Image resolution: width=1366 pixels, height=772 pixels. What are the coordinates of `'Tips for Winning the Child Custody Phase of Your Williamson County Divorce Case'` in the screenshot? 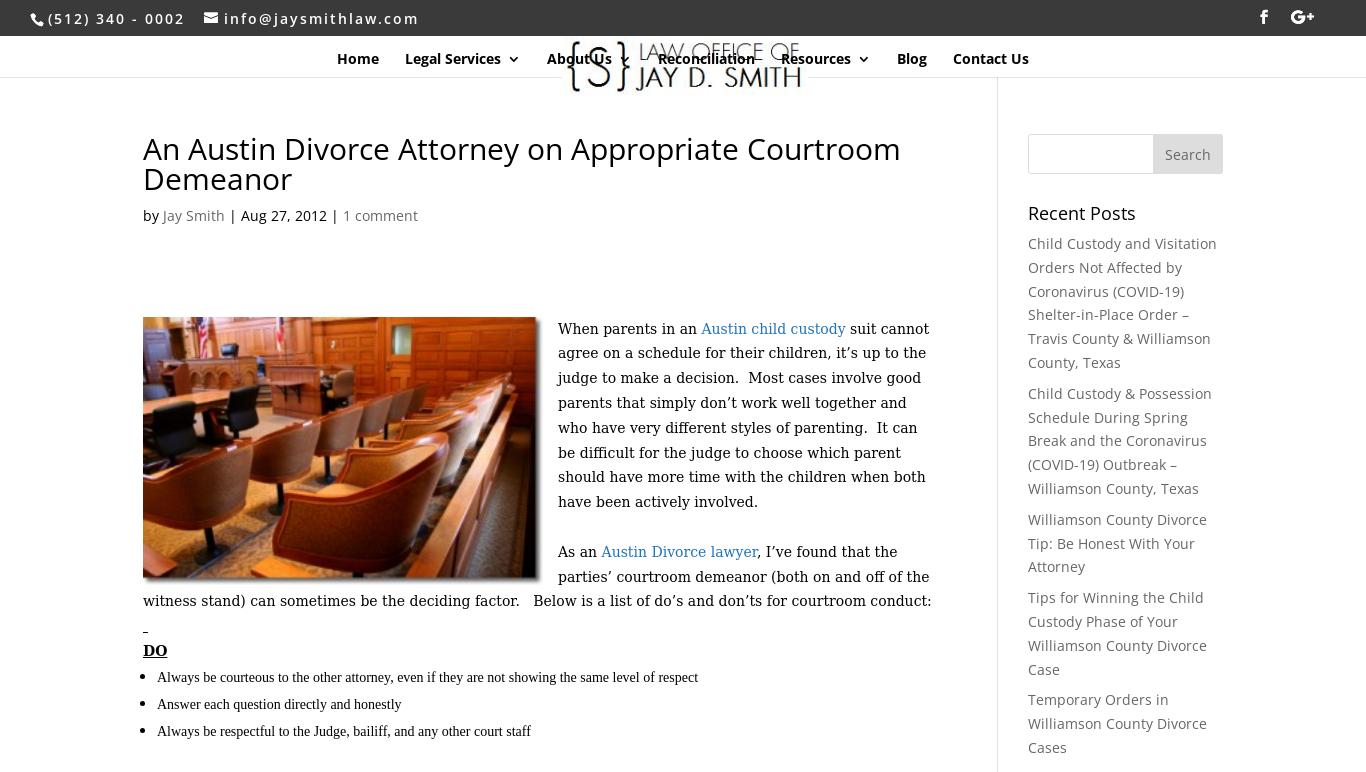 It's located at (1115, 631).